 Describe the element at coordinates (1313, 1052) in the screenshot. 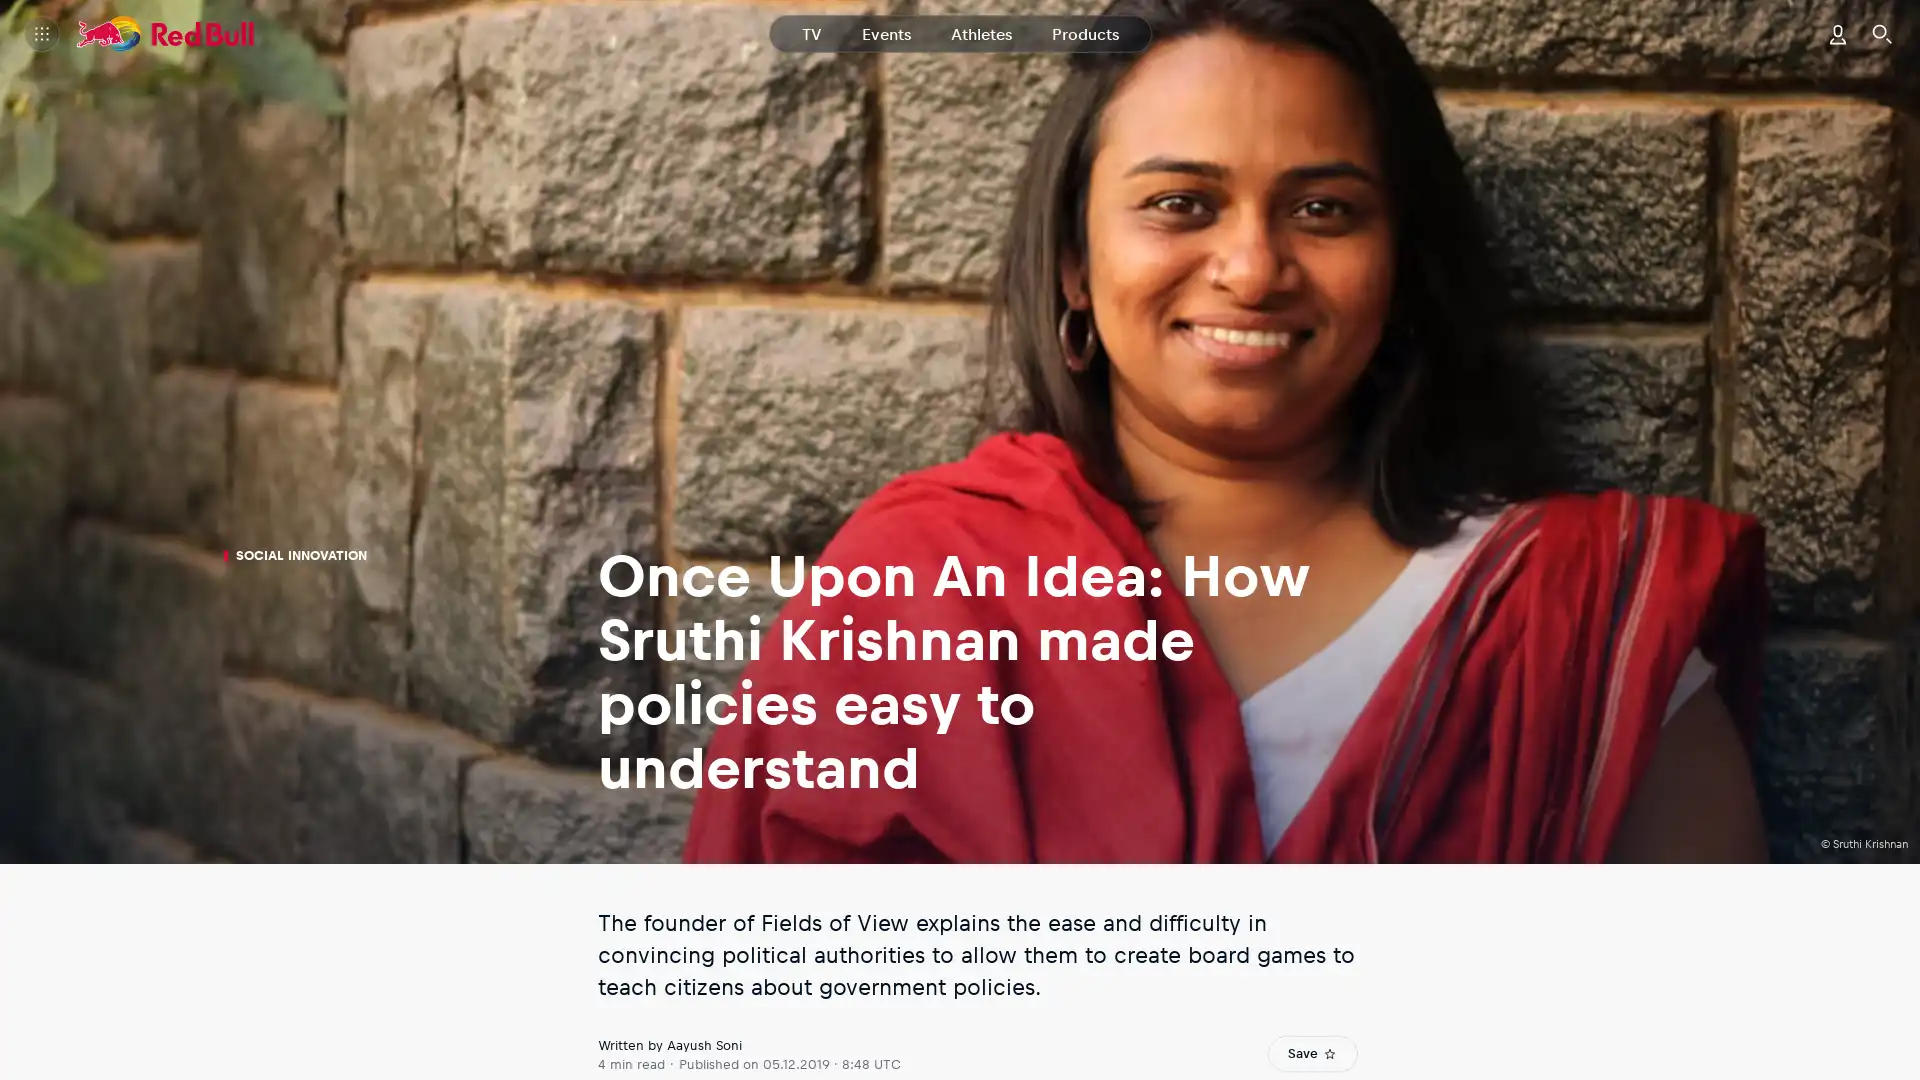

I see `Add to favorites` at that location.